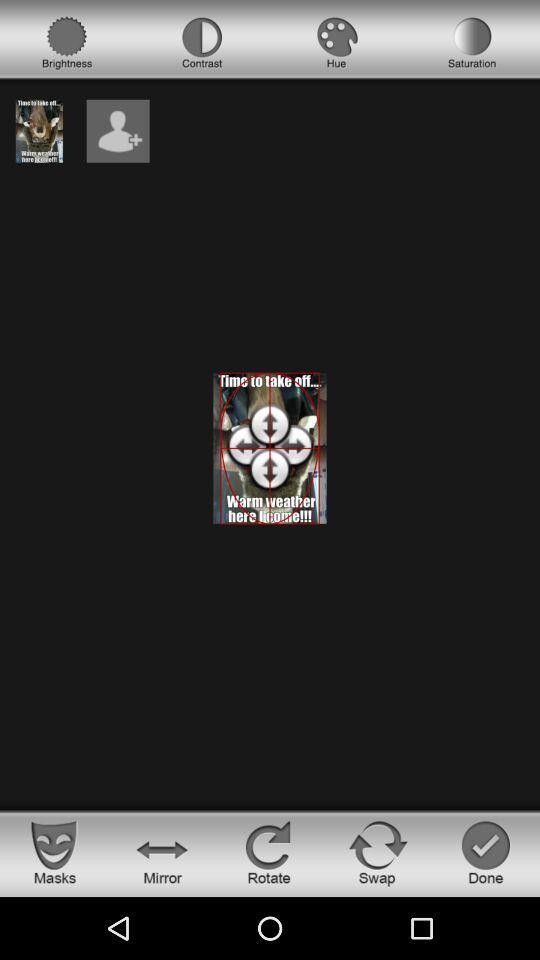 The image size is (540, 960). I want to click on adjust saturation, so click(472, 42).